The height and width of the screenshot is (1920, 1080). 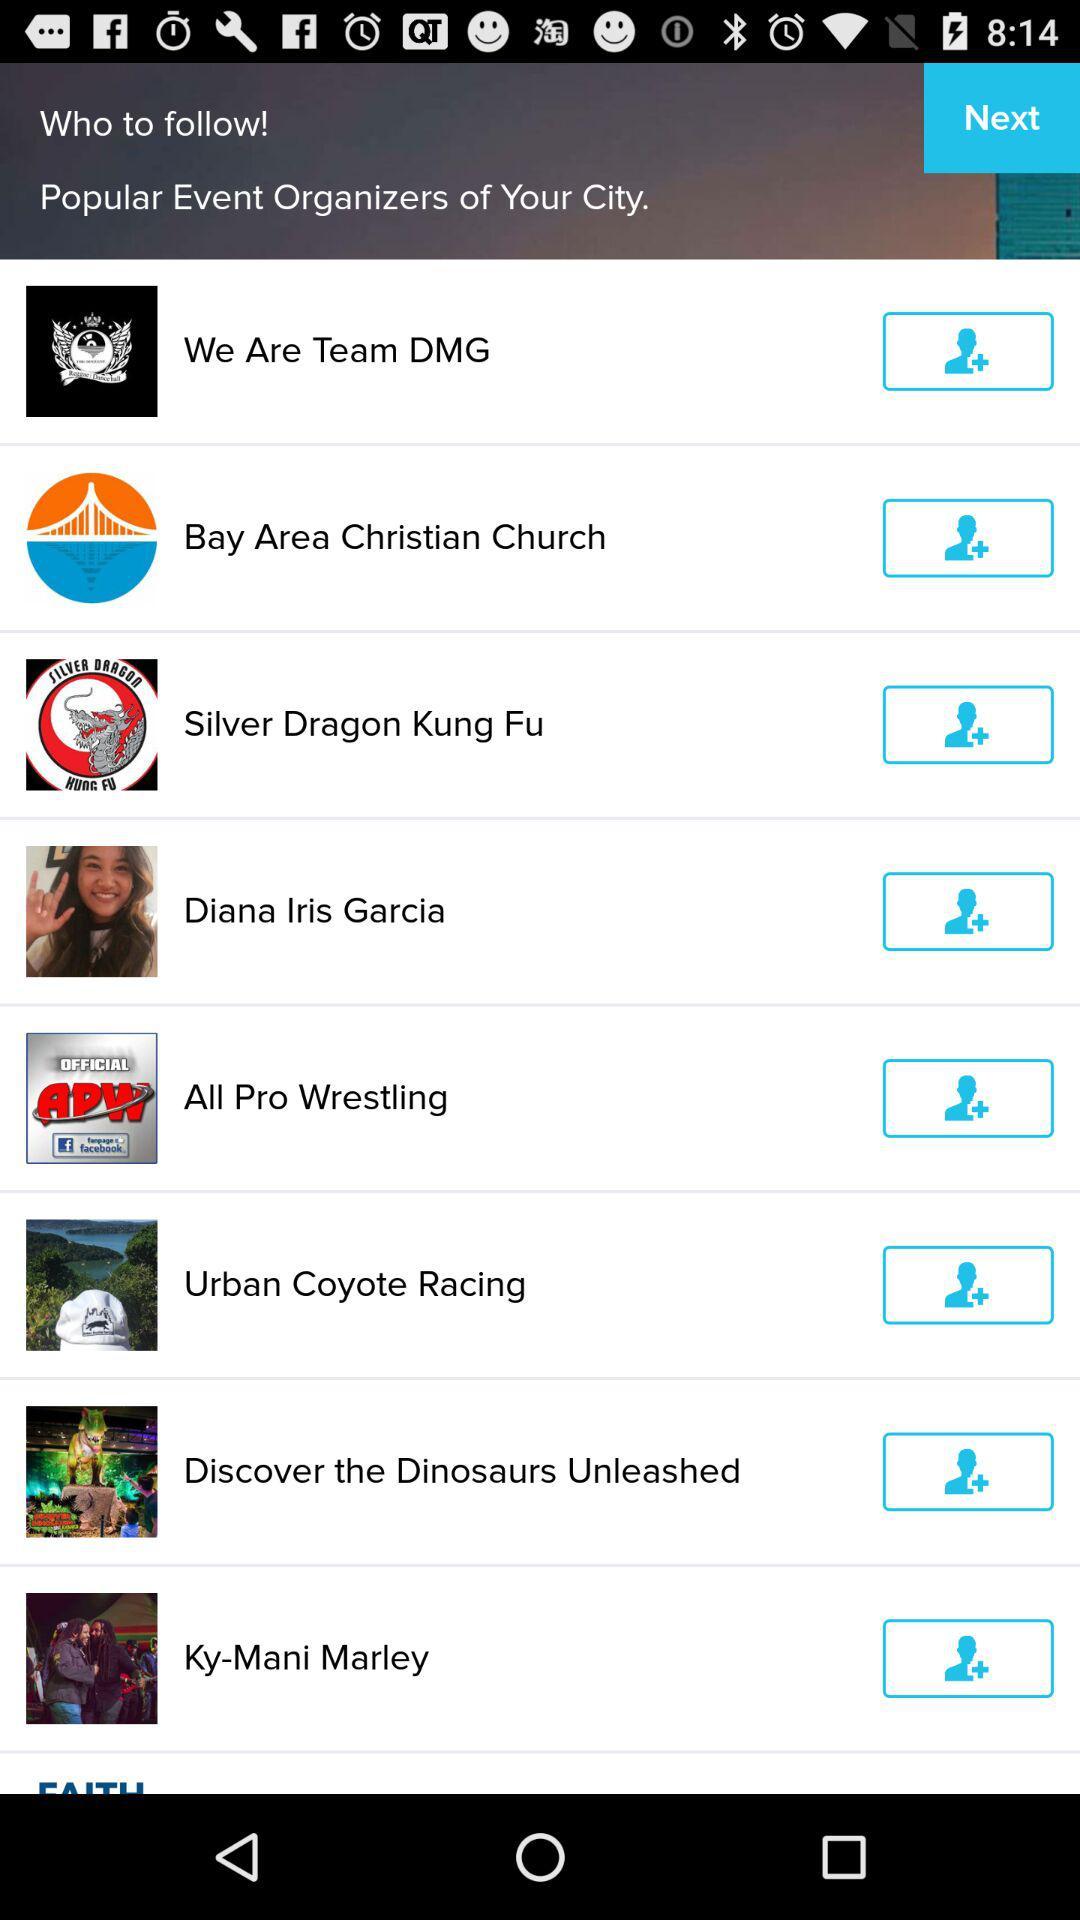 What do you see at coordinates (1002, 117) in the screenshot?
I see `next icon` at bounding box center [1002, 117].